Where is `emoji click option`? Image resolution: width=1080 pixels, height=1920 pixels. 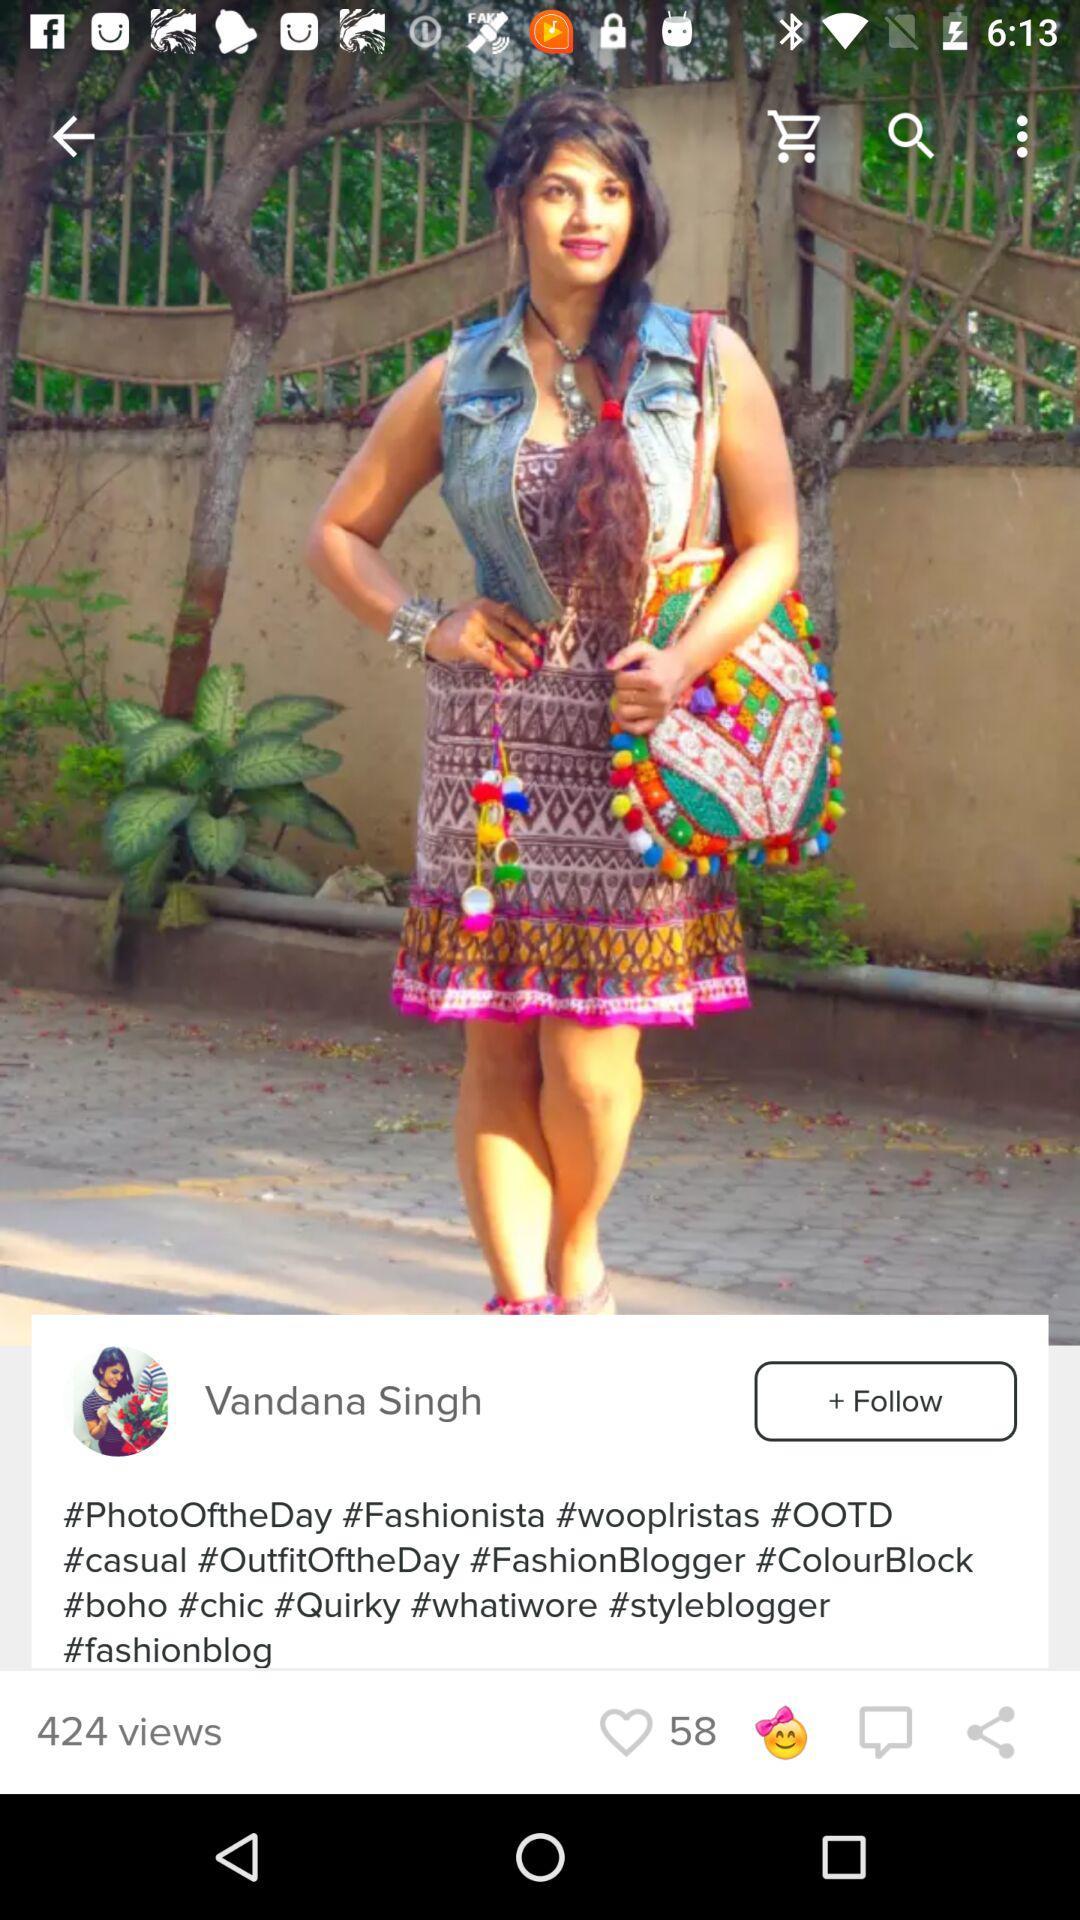 emoji click option is located at coordinates (779, 1731).